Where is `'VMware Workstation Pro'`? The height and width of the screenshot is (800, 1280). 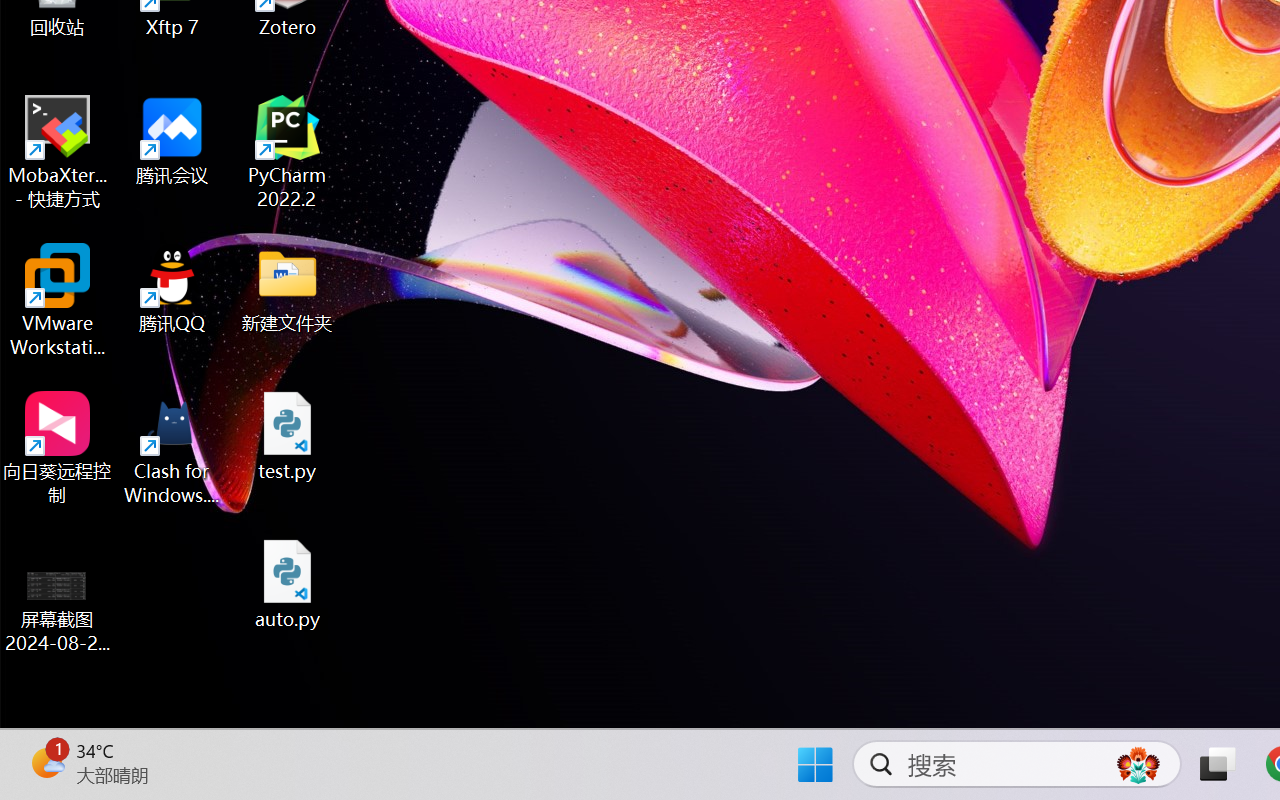 'VMware Workstation Pro' is located at coordinates (57, 300).